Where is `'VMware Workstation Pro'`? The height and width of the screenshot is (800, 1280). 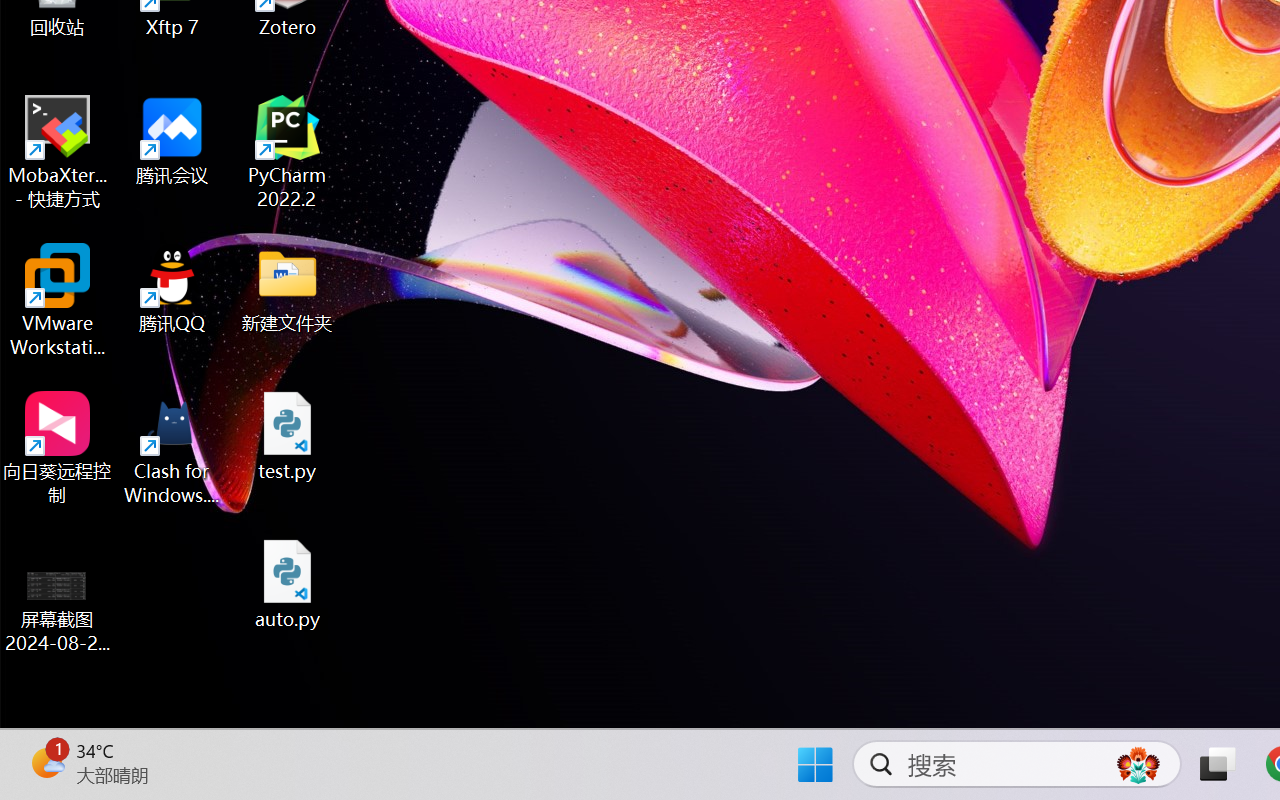 'VMware Workstation Pro' is located at coordinates (57, 300).